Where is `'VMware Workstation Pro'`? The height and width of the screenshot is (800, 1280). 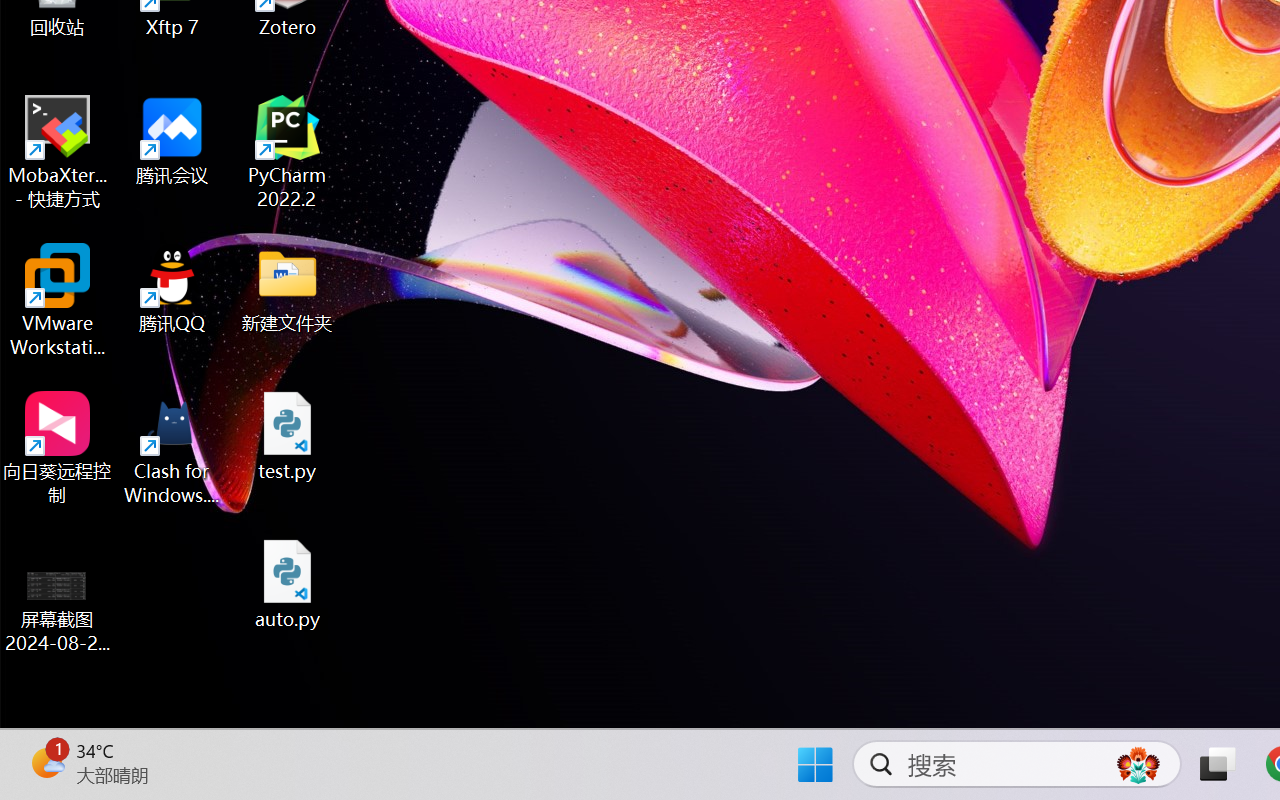 'VMware Workstation Pro' is located at coordinates (57, 300).